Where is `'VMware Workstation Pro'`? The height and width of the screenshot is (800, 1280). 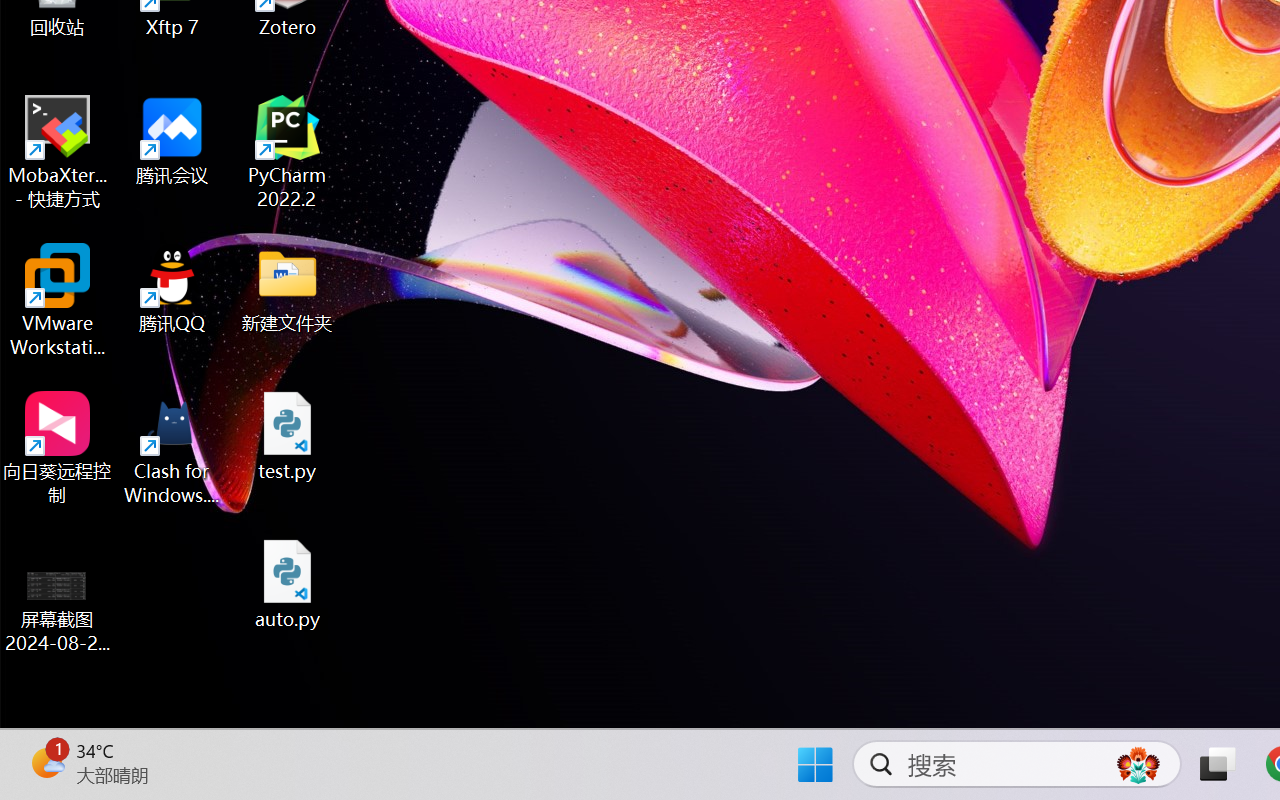 'VMware Workstation Pro' is located at coordinates (57, 300).